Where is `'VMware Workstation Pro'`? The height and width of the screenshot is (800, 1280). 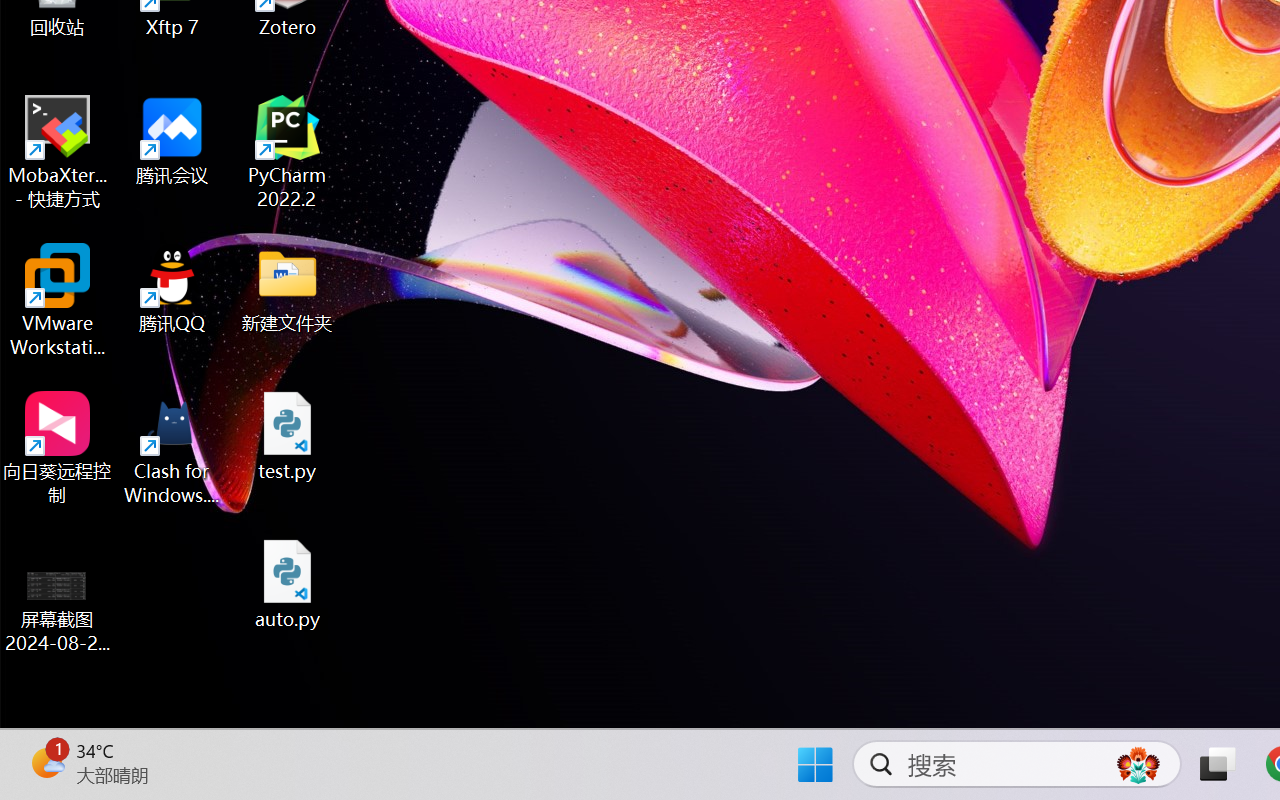 'VMware Workstation Pro' is located at coordinates (57, 300).